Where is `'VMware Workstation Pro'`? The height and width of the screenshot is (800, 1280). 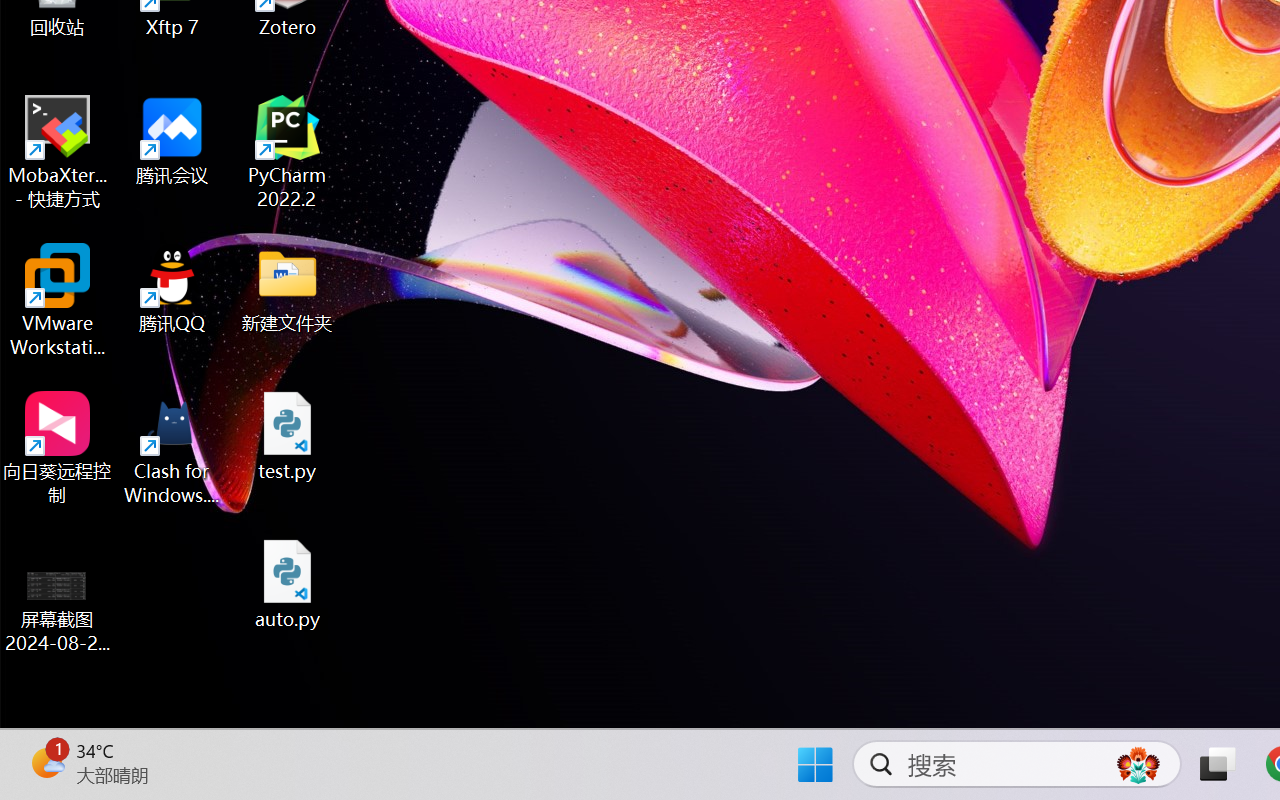 'VMware Workstation Pro' is located at coordinates (57, 300).